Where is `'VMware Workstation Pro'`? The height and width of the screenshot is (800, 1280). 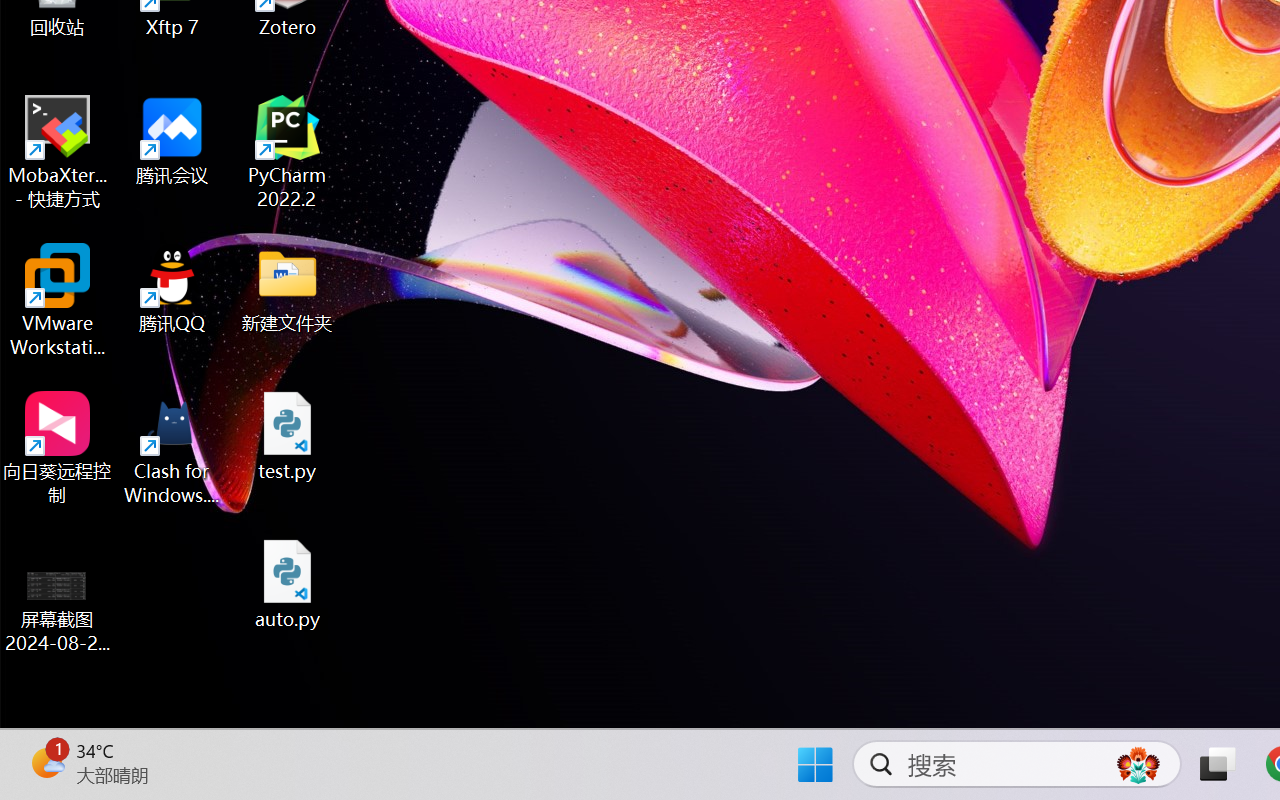 'VMware Workstation Pro' is located at coordinates (57, 300).